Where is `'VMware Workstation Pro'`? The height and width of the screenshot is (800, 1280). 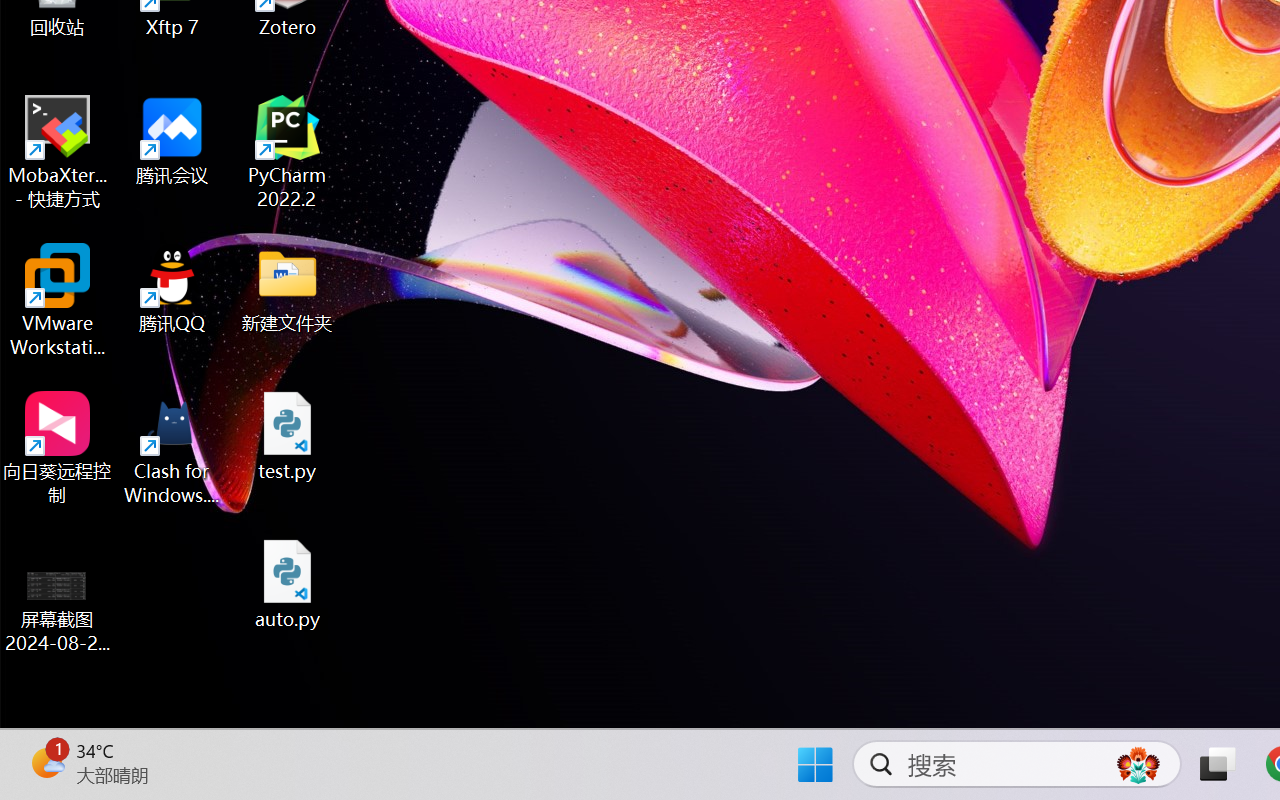 'VMware Workstation Pro' is located at coordinates (57, 300).